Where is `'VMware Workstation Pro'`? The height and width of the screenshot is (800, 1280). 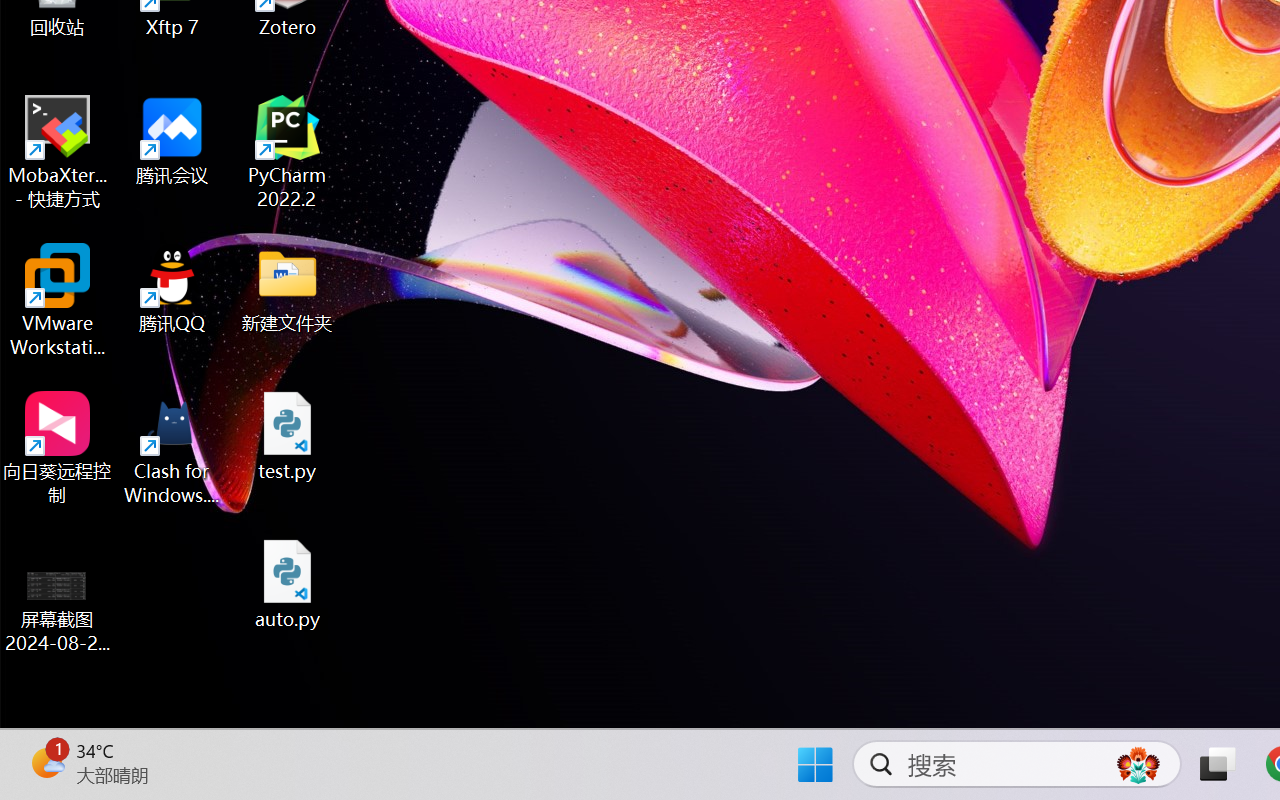 'VMware Workstation Pro' is located at coordinates (57, 300).